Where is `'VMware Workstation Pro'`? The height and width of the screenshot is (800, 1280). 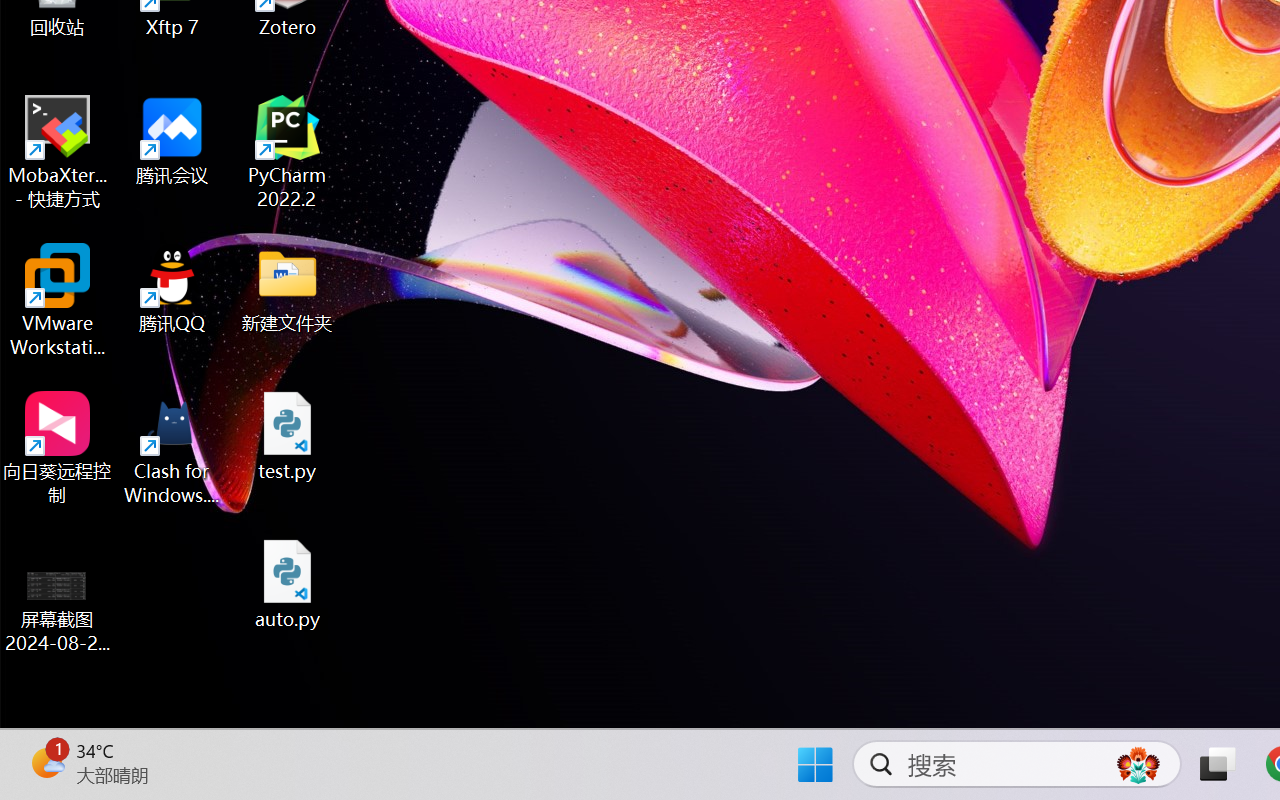 'VMware Workstation Pro' is located at coordinates (57, 300).